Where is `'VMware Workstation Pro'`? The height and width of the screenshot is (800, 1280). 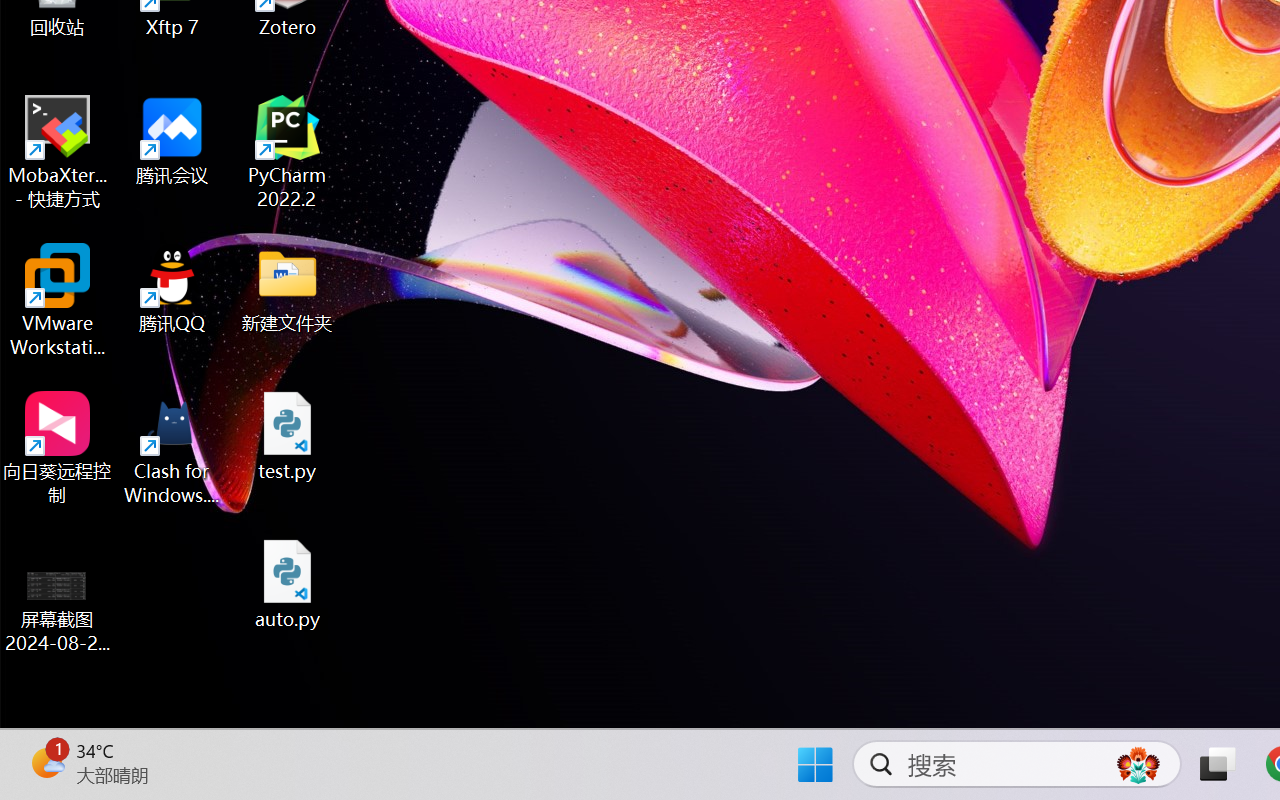 'VMware Workstation Pro' is located at coordinates (57, 300).